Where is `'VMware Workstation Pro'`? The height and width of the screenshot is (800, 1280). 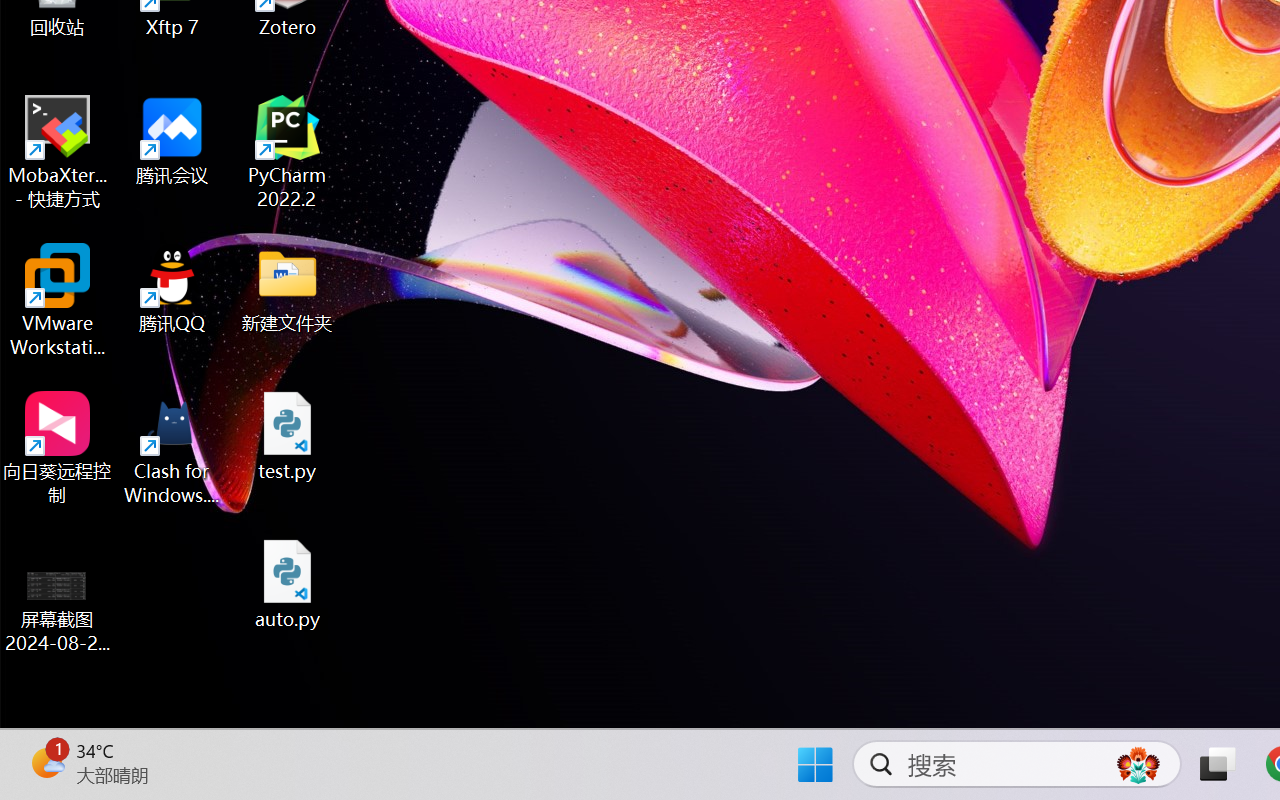 'VMware Workstation Pro' is located at coordinates (57, 300).